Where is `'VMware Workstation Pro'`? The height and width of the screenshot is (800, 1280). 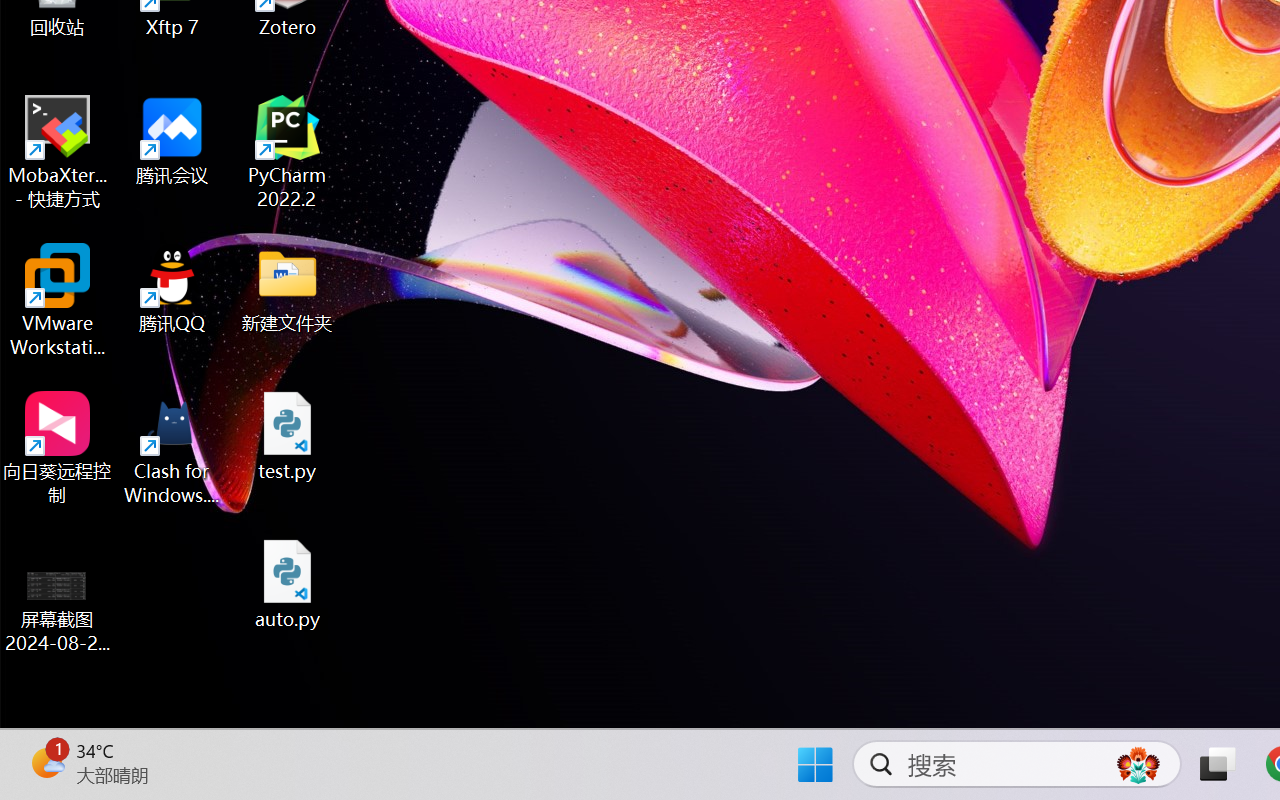 'VMware Workstation Pro' is located at coordinates (57, 300).